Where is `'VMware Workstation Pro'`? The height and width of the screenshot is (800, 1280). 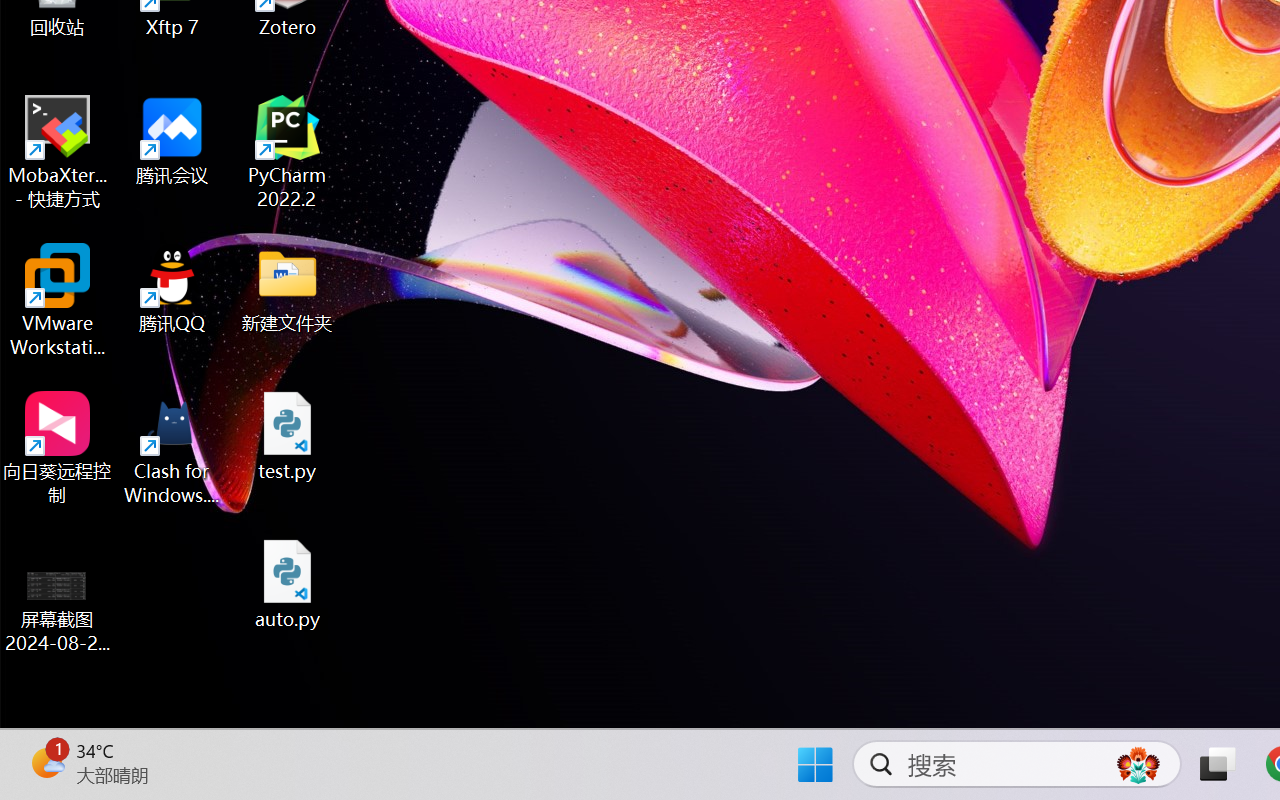 'VMware Workstation Pro' is located at coordinates (57, 300).